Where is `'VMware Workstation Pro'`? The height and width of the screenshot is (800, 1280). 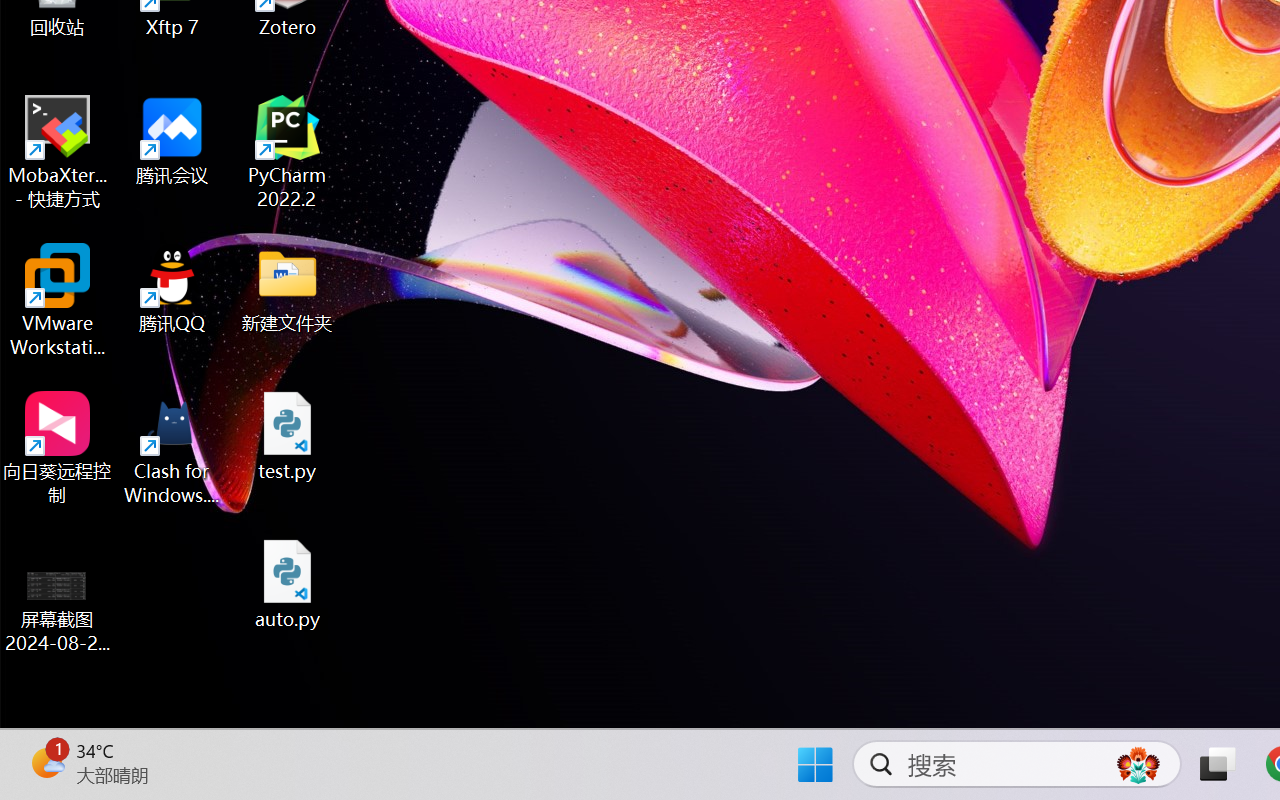 'VMware Workstation Pro' is located at coordinates (57, 300).